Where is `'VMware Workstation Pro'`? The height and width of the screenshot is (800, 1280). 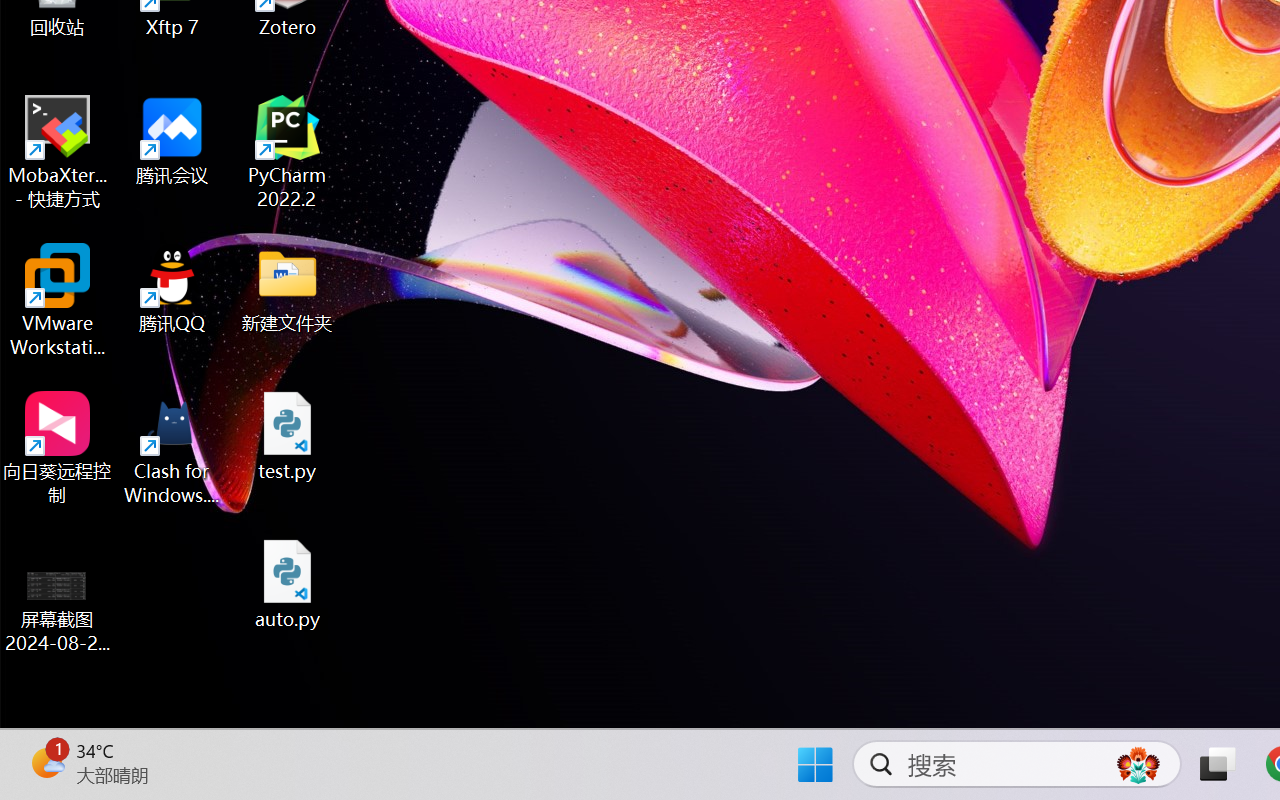 'VMware Workstation Pro' is located at coordinates (57, 300).